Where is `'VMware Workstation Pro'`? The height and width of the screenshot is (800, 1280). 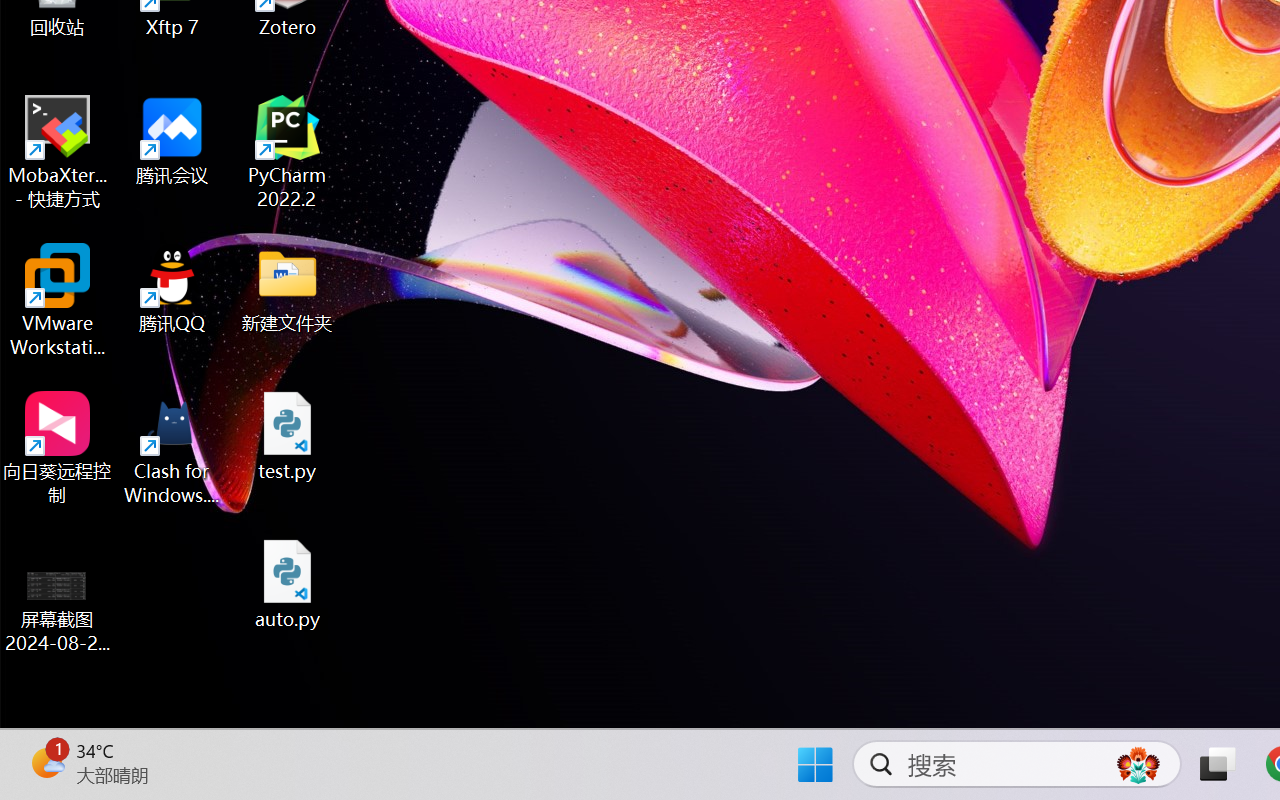 'VMware Workstation Pro' is located at coordinates (57, 300).